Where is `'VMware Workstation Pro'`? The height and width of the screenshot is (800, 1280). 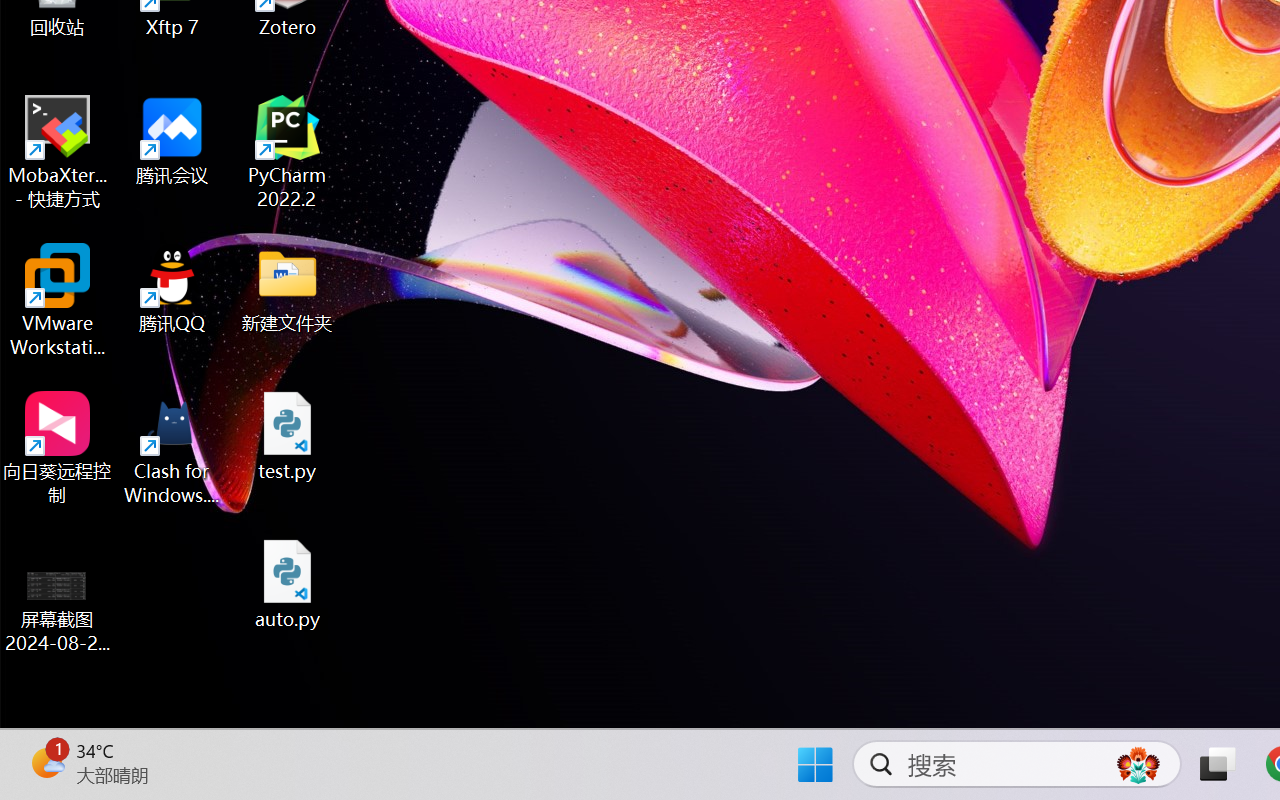 'VMware Workstation Pro' is located at coordinates (57, 300).